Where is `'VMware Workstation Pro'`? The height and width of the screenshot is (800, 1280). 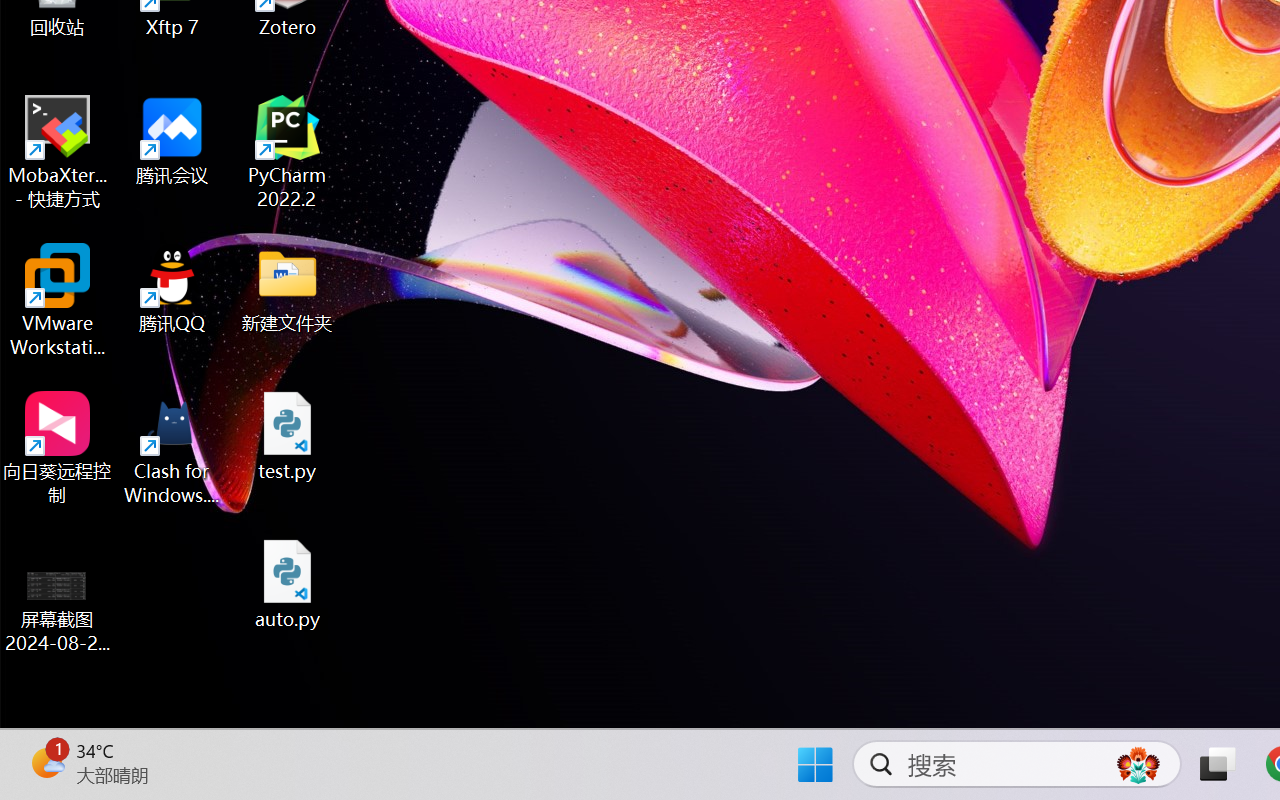 'VMware Workstation Pro' is located at coordinates (57, 300).